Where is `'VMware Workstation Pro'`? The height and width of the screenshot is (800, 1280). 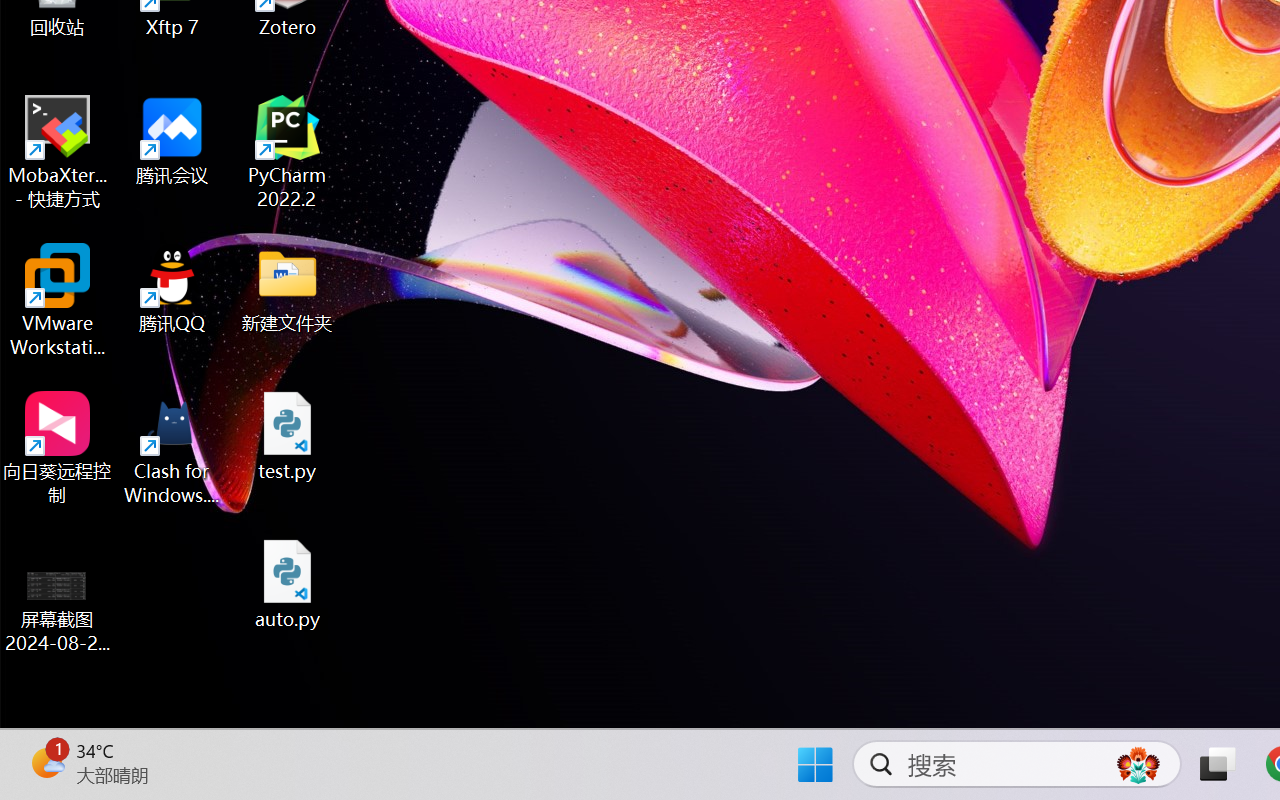 'VMware Workstation Pro' is located at coordinates (57, 300).